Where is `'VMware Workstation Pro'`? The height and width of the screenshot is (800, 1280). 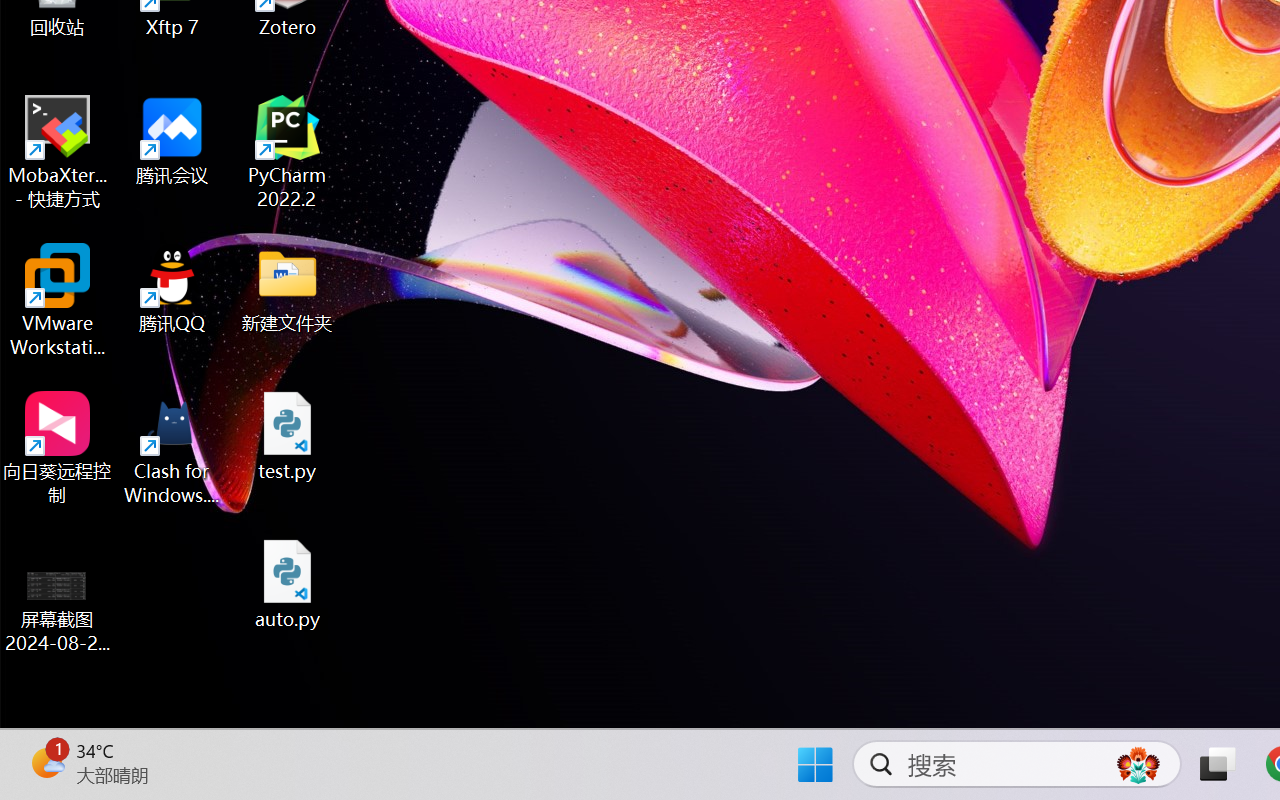 'VMware Workstation Pro' is located at coordinates (57, 300).